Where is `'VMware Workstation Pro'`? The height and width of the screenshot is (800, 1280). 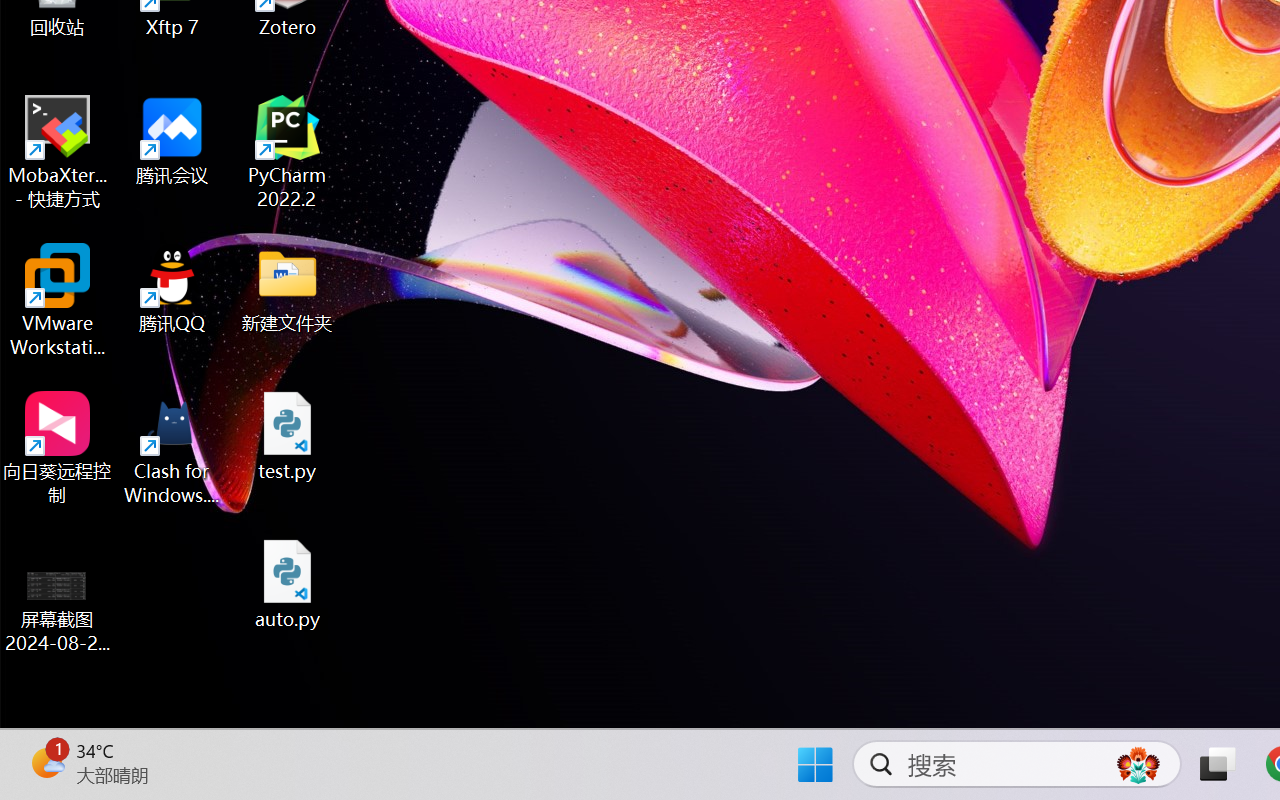 'VMware Workstation Pro' is located at coordinates (57, 300).